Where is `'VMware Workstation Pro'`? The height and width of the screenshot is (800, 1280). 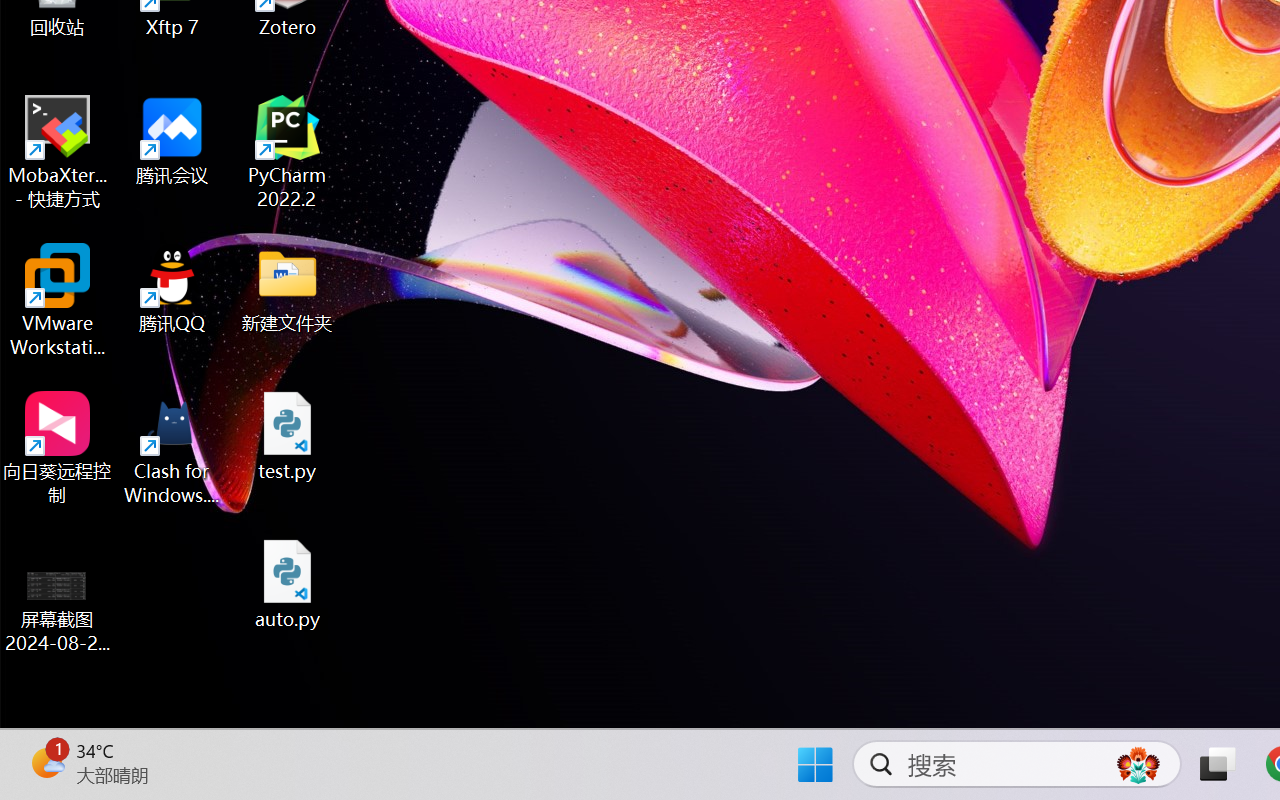 'VMware Workstation Pro' is located at coordinates (57, 300).